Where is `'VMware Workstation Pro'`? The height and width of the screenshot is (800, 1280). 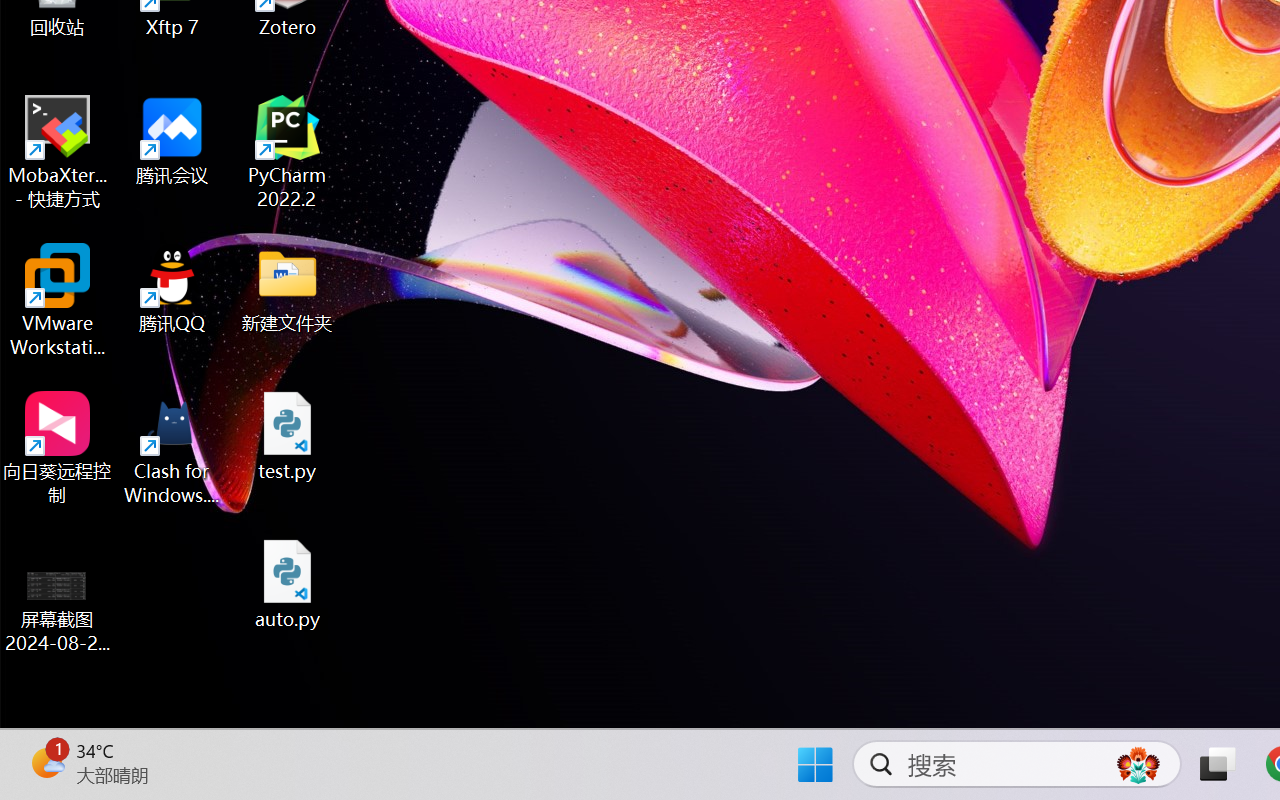 'VMware Workstation Pro' is located at coordinates (57, 300).